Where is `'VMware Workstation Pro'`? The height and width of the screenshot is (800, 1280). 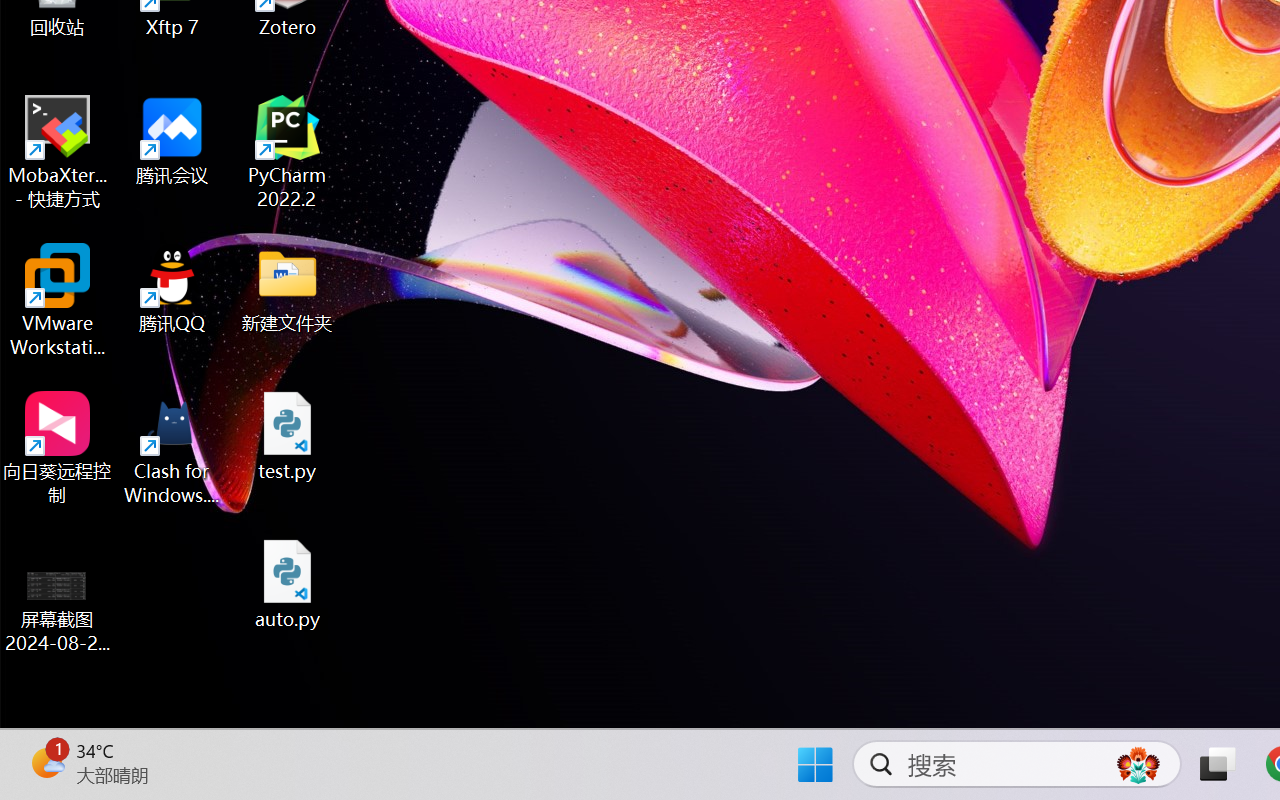 'VMware Workstation Pro' is located at coordinates (57, 300).